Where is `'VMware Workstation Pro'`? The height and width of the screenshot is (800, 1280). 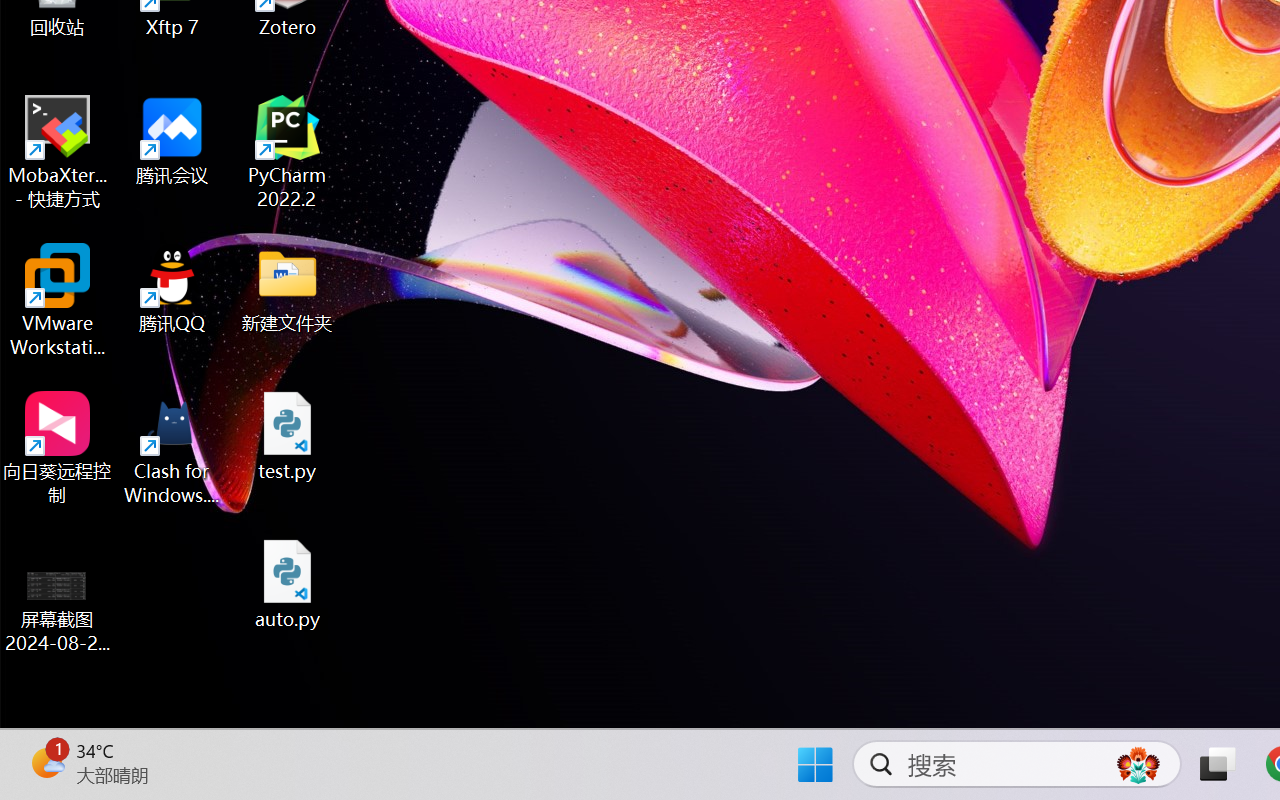 'VMware Workstation Pro' is located at coordinates (57, 300).